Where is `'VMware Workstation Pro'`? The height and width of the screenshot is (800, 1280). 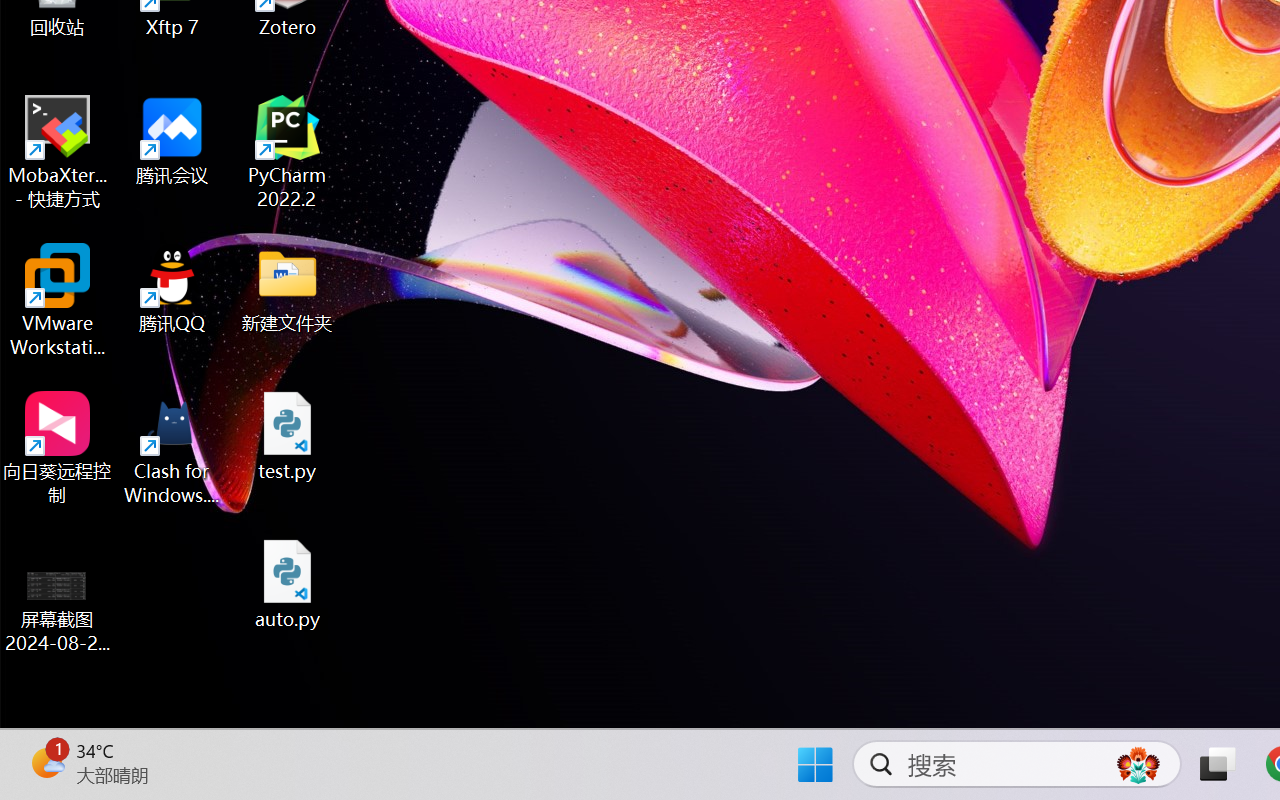 'VMware Workstation Pro' is located at coordinates (57, 300).